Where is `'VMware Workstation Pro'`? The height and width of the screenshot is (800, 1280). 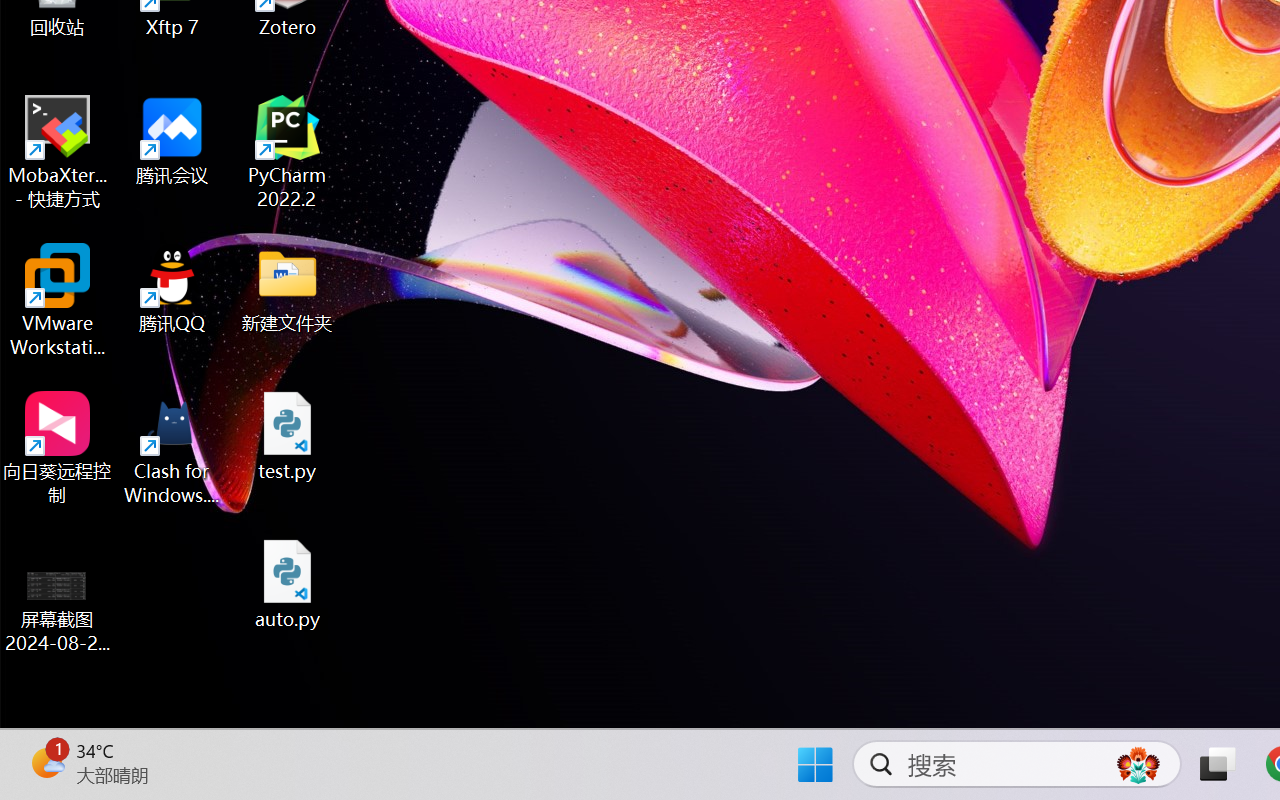 'VMware Workstation Pro' is located at coordinates (57, 300).